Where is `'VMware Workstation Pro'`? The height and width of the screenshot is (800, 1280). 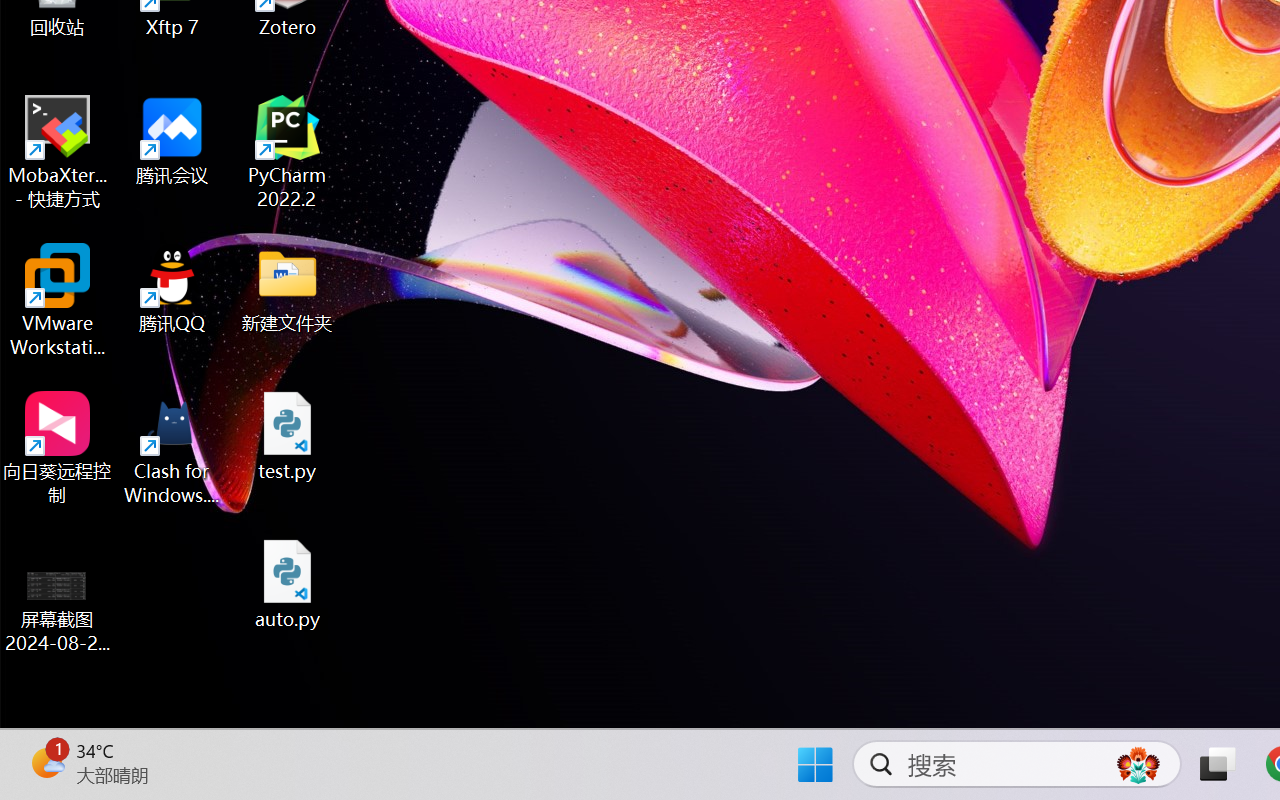 'VMware Workstation Pro' is located at coordinates (57, 300).